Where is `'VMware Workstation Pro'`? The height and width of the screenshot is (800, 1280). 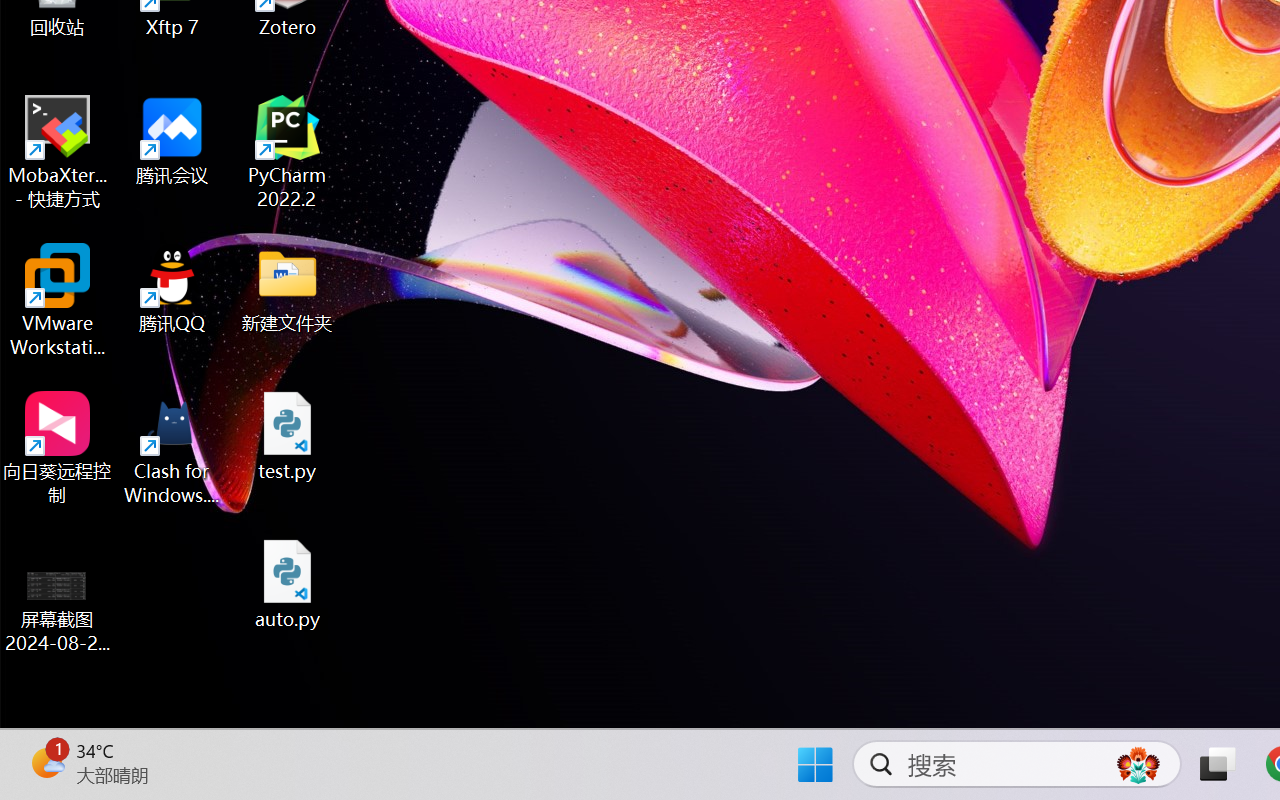 'VMware Workstation Pro' is located at coordinates (57, 300).